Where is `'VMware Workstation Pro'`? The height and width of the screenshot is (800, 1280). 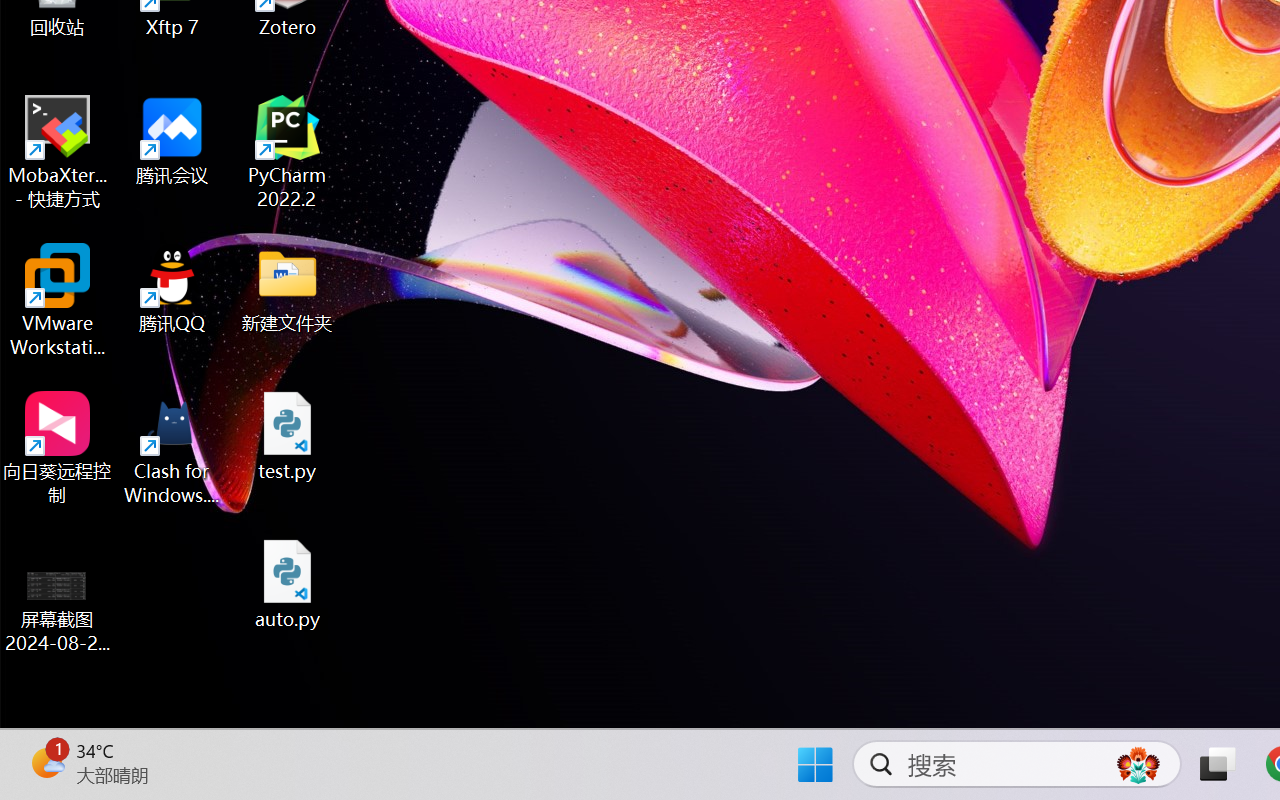 'VMware Workstation Pro' is located at coordinates (57, 300).